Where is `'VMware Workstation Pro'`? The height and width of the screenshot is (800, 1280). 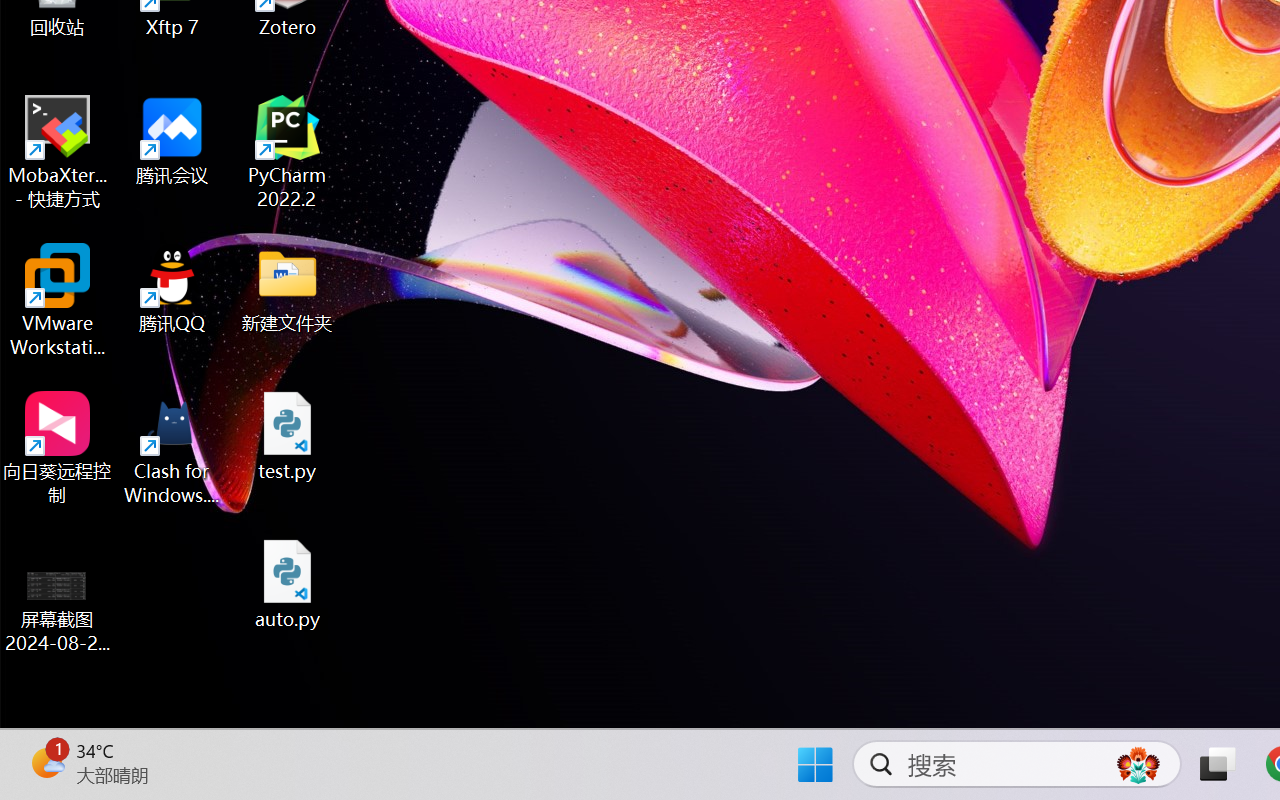 'VMware Workstation Pro' is located at coordinates (57, 300).